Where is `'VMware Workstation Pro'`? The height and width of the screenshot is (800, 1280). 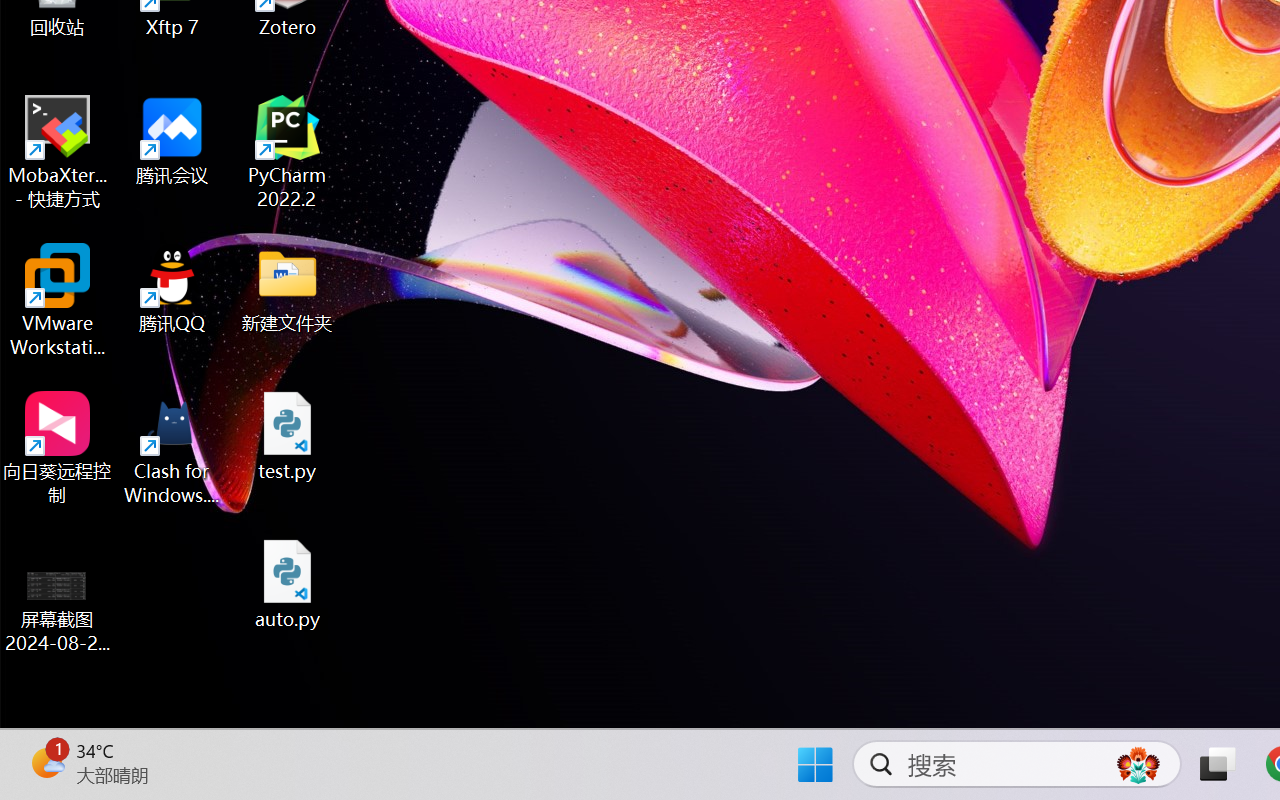 'VMware Workstation Pro' is located at coordinates (57, 300).